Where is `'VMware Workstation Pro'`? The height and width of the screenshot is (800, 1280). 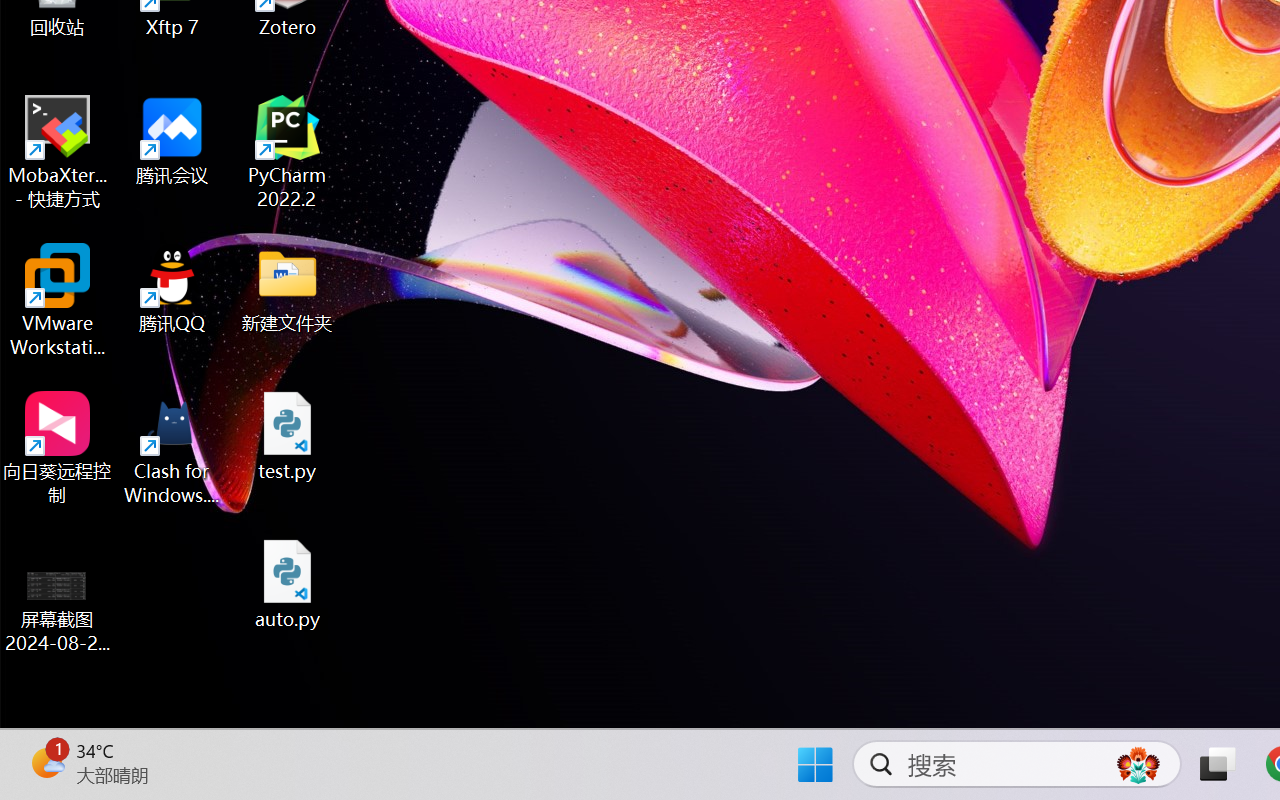 'VMware Workstation Pro' is located at coordinates (57, 300).